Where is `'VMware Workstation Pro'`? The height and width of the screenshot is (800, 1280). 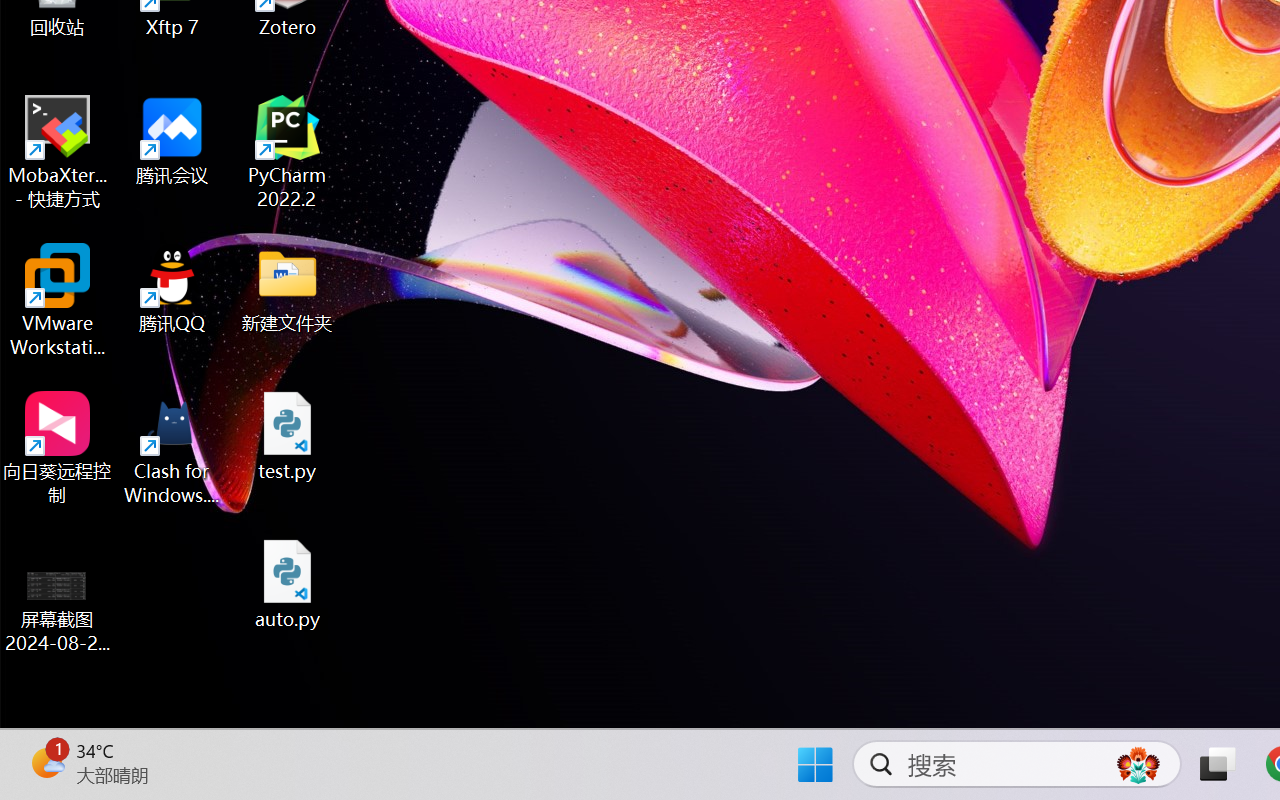 'VMware Workstation Pro' is located at coordinates (57, 300).